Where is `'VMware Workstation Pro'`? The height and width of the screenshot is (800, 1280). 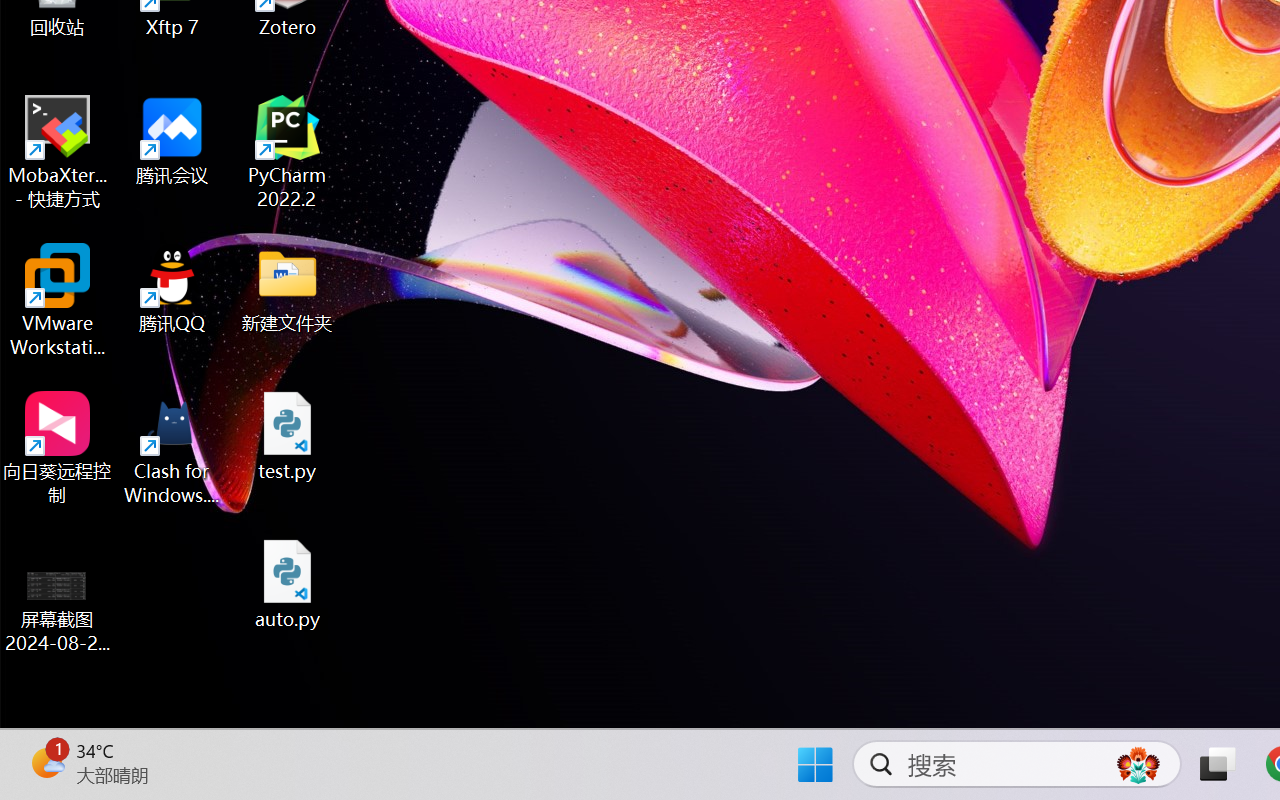 'VMware Workstation Pro' is located at coordinates (57, 300).